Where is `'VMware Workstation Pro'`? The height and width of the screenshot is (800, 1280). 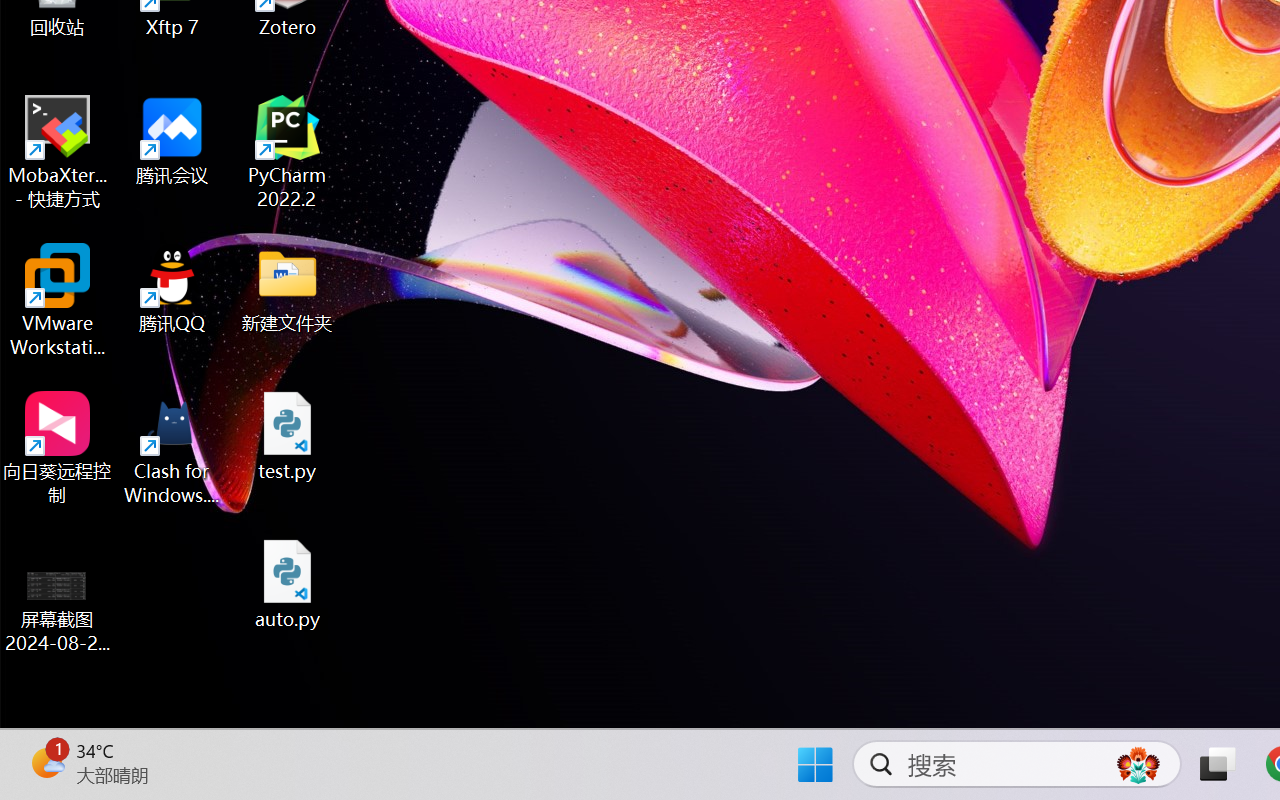 'VMware Workstation Pro' is located at coordinates (57, 300).